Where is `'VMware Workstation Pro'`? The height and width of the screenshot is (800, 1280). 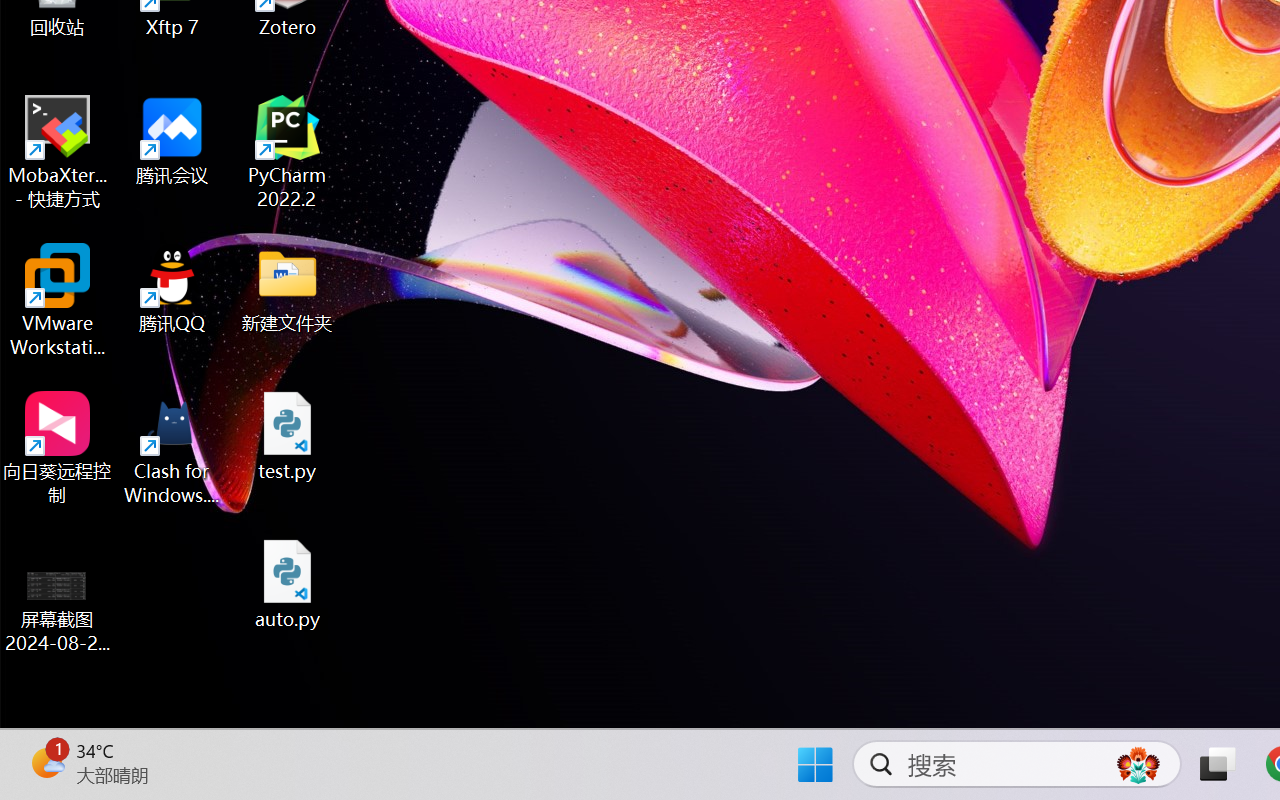 'VMware Workstation Pro' is located at coordinates (57, 300).